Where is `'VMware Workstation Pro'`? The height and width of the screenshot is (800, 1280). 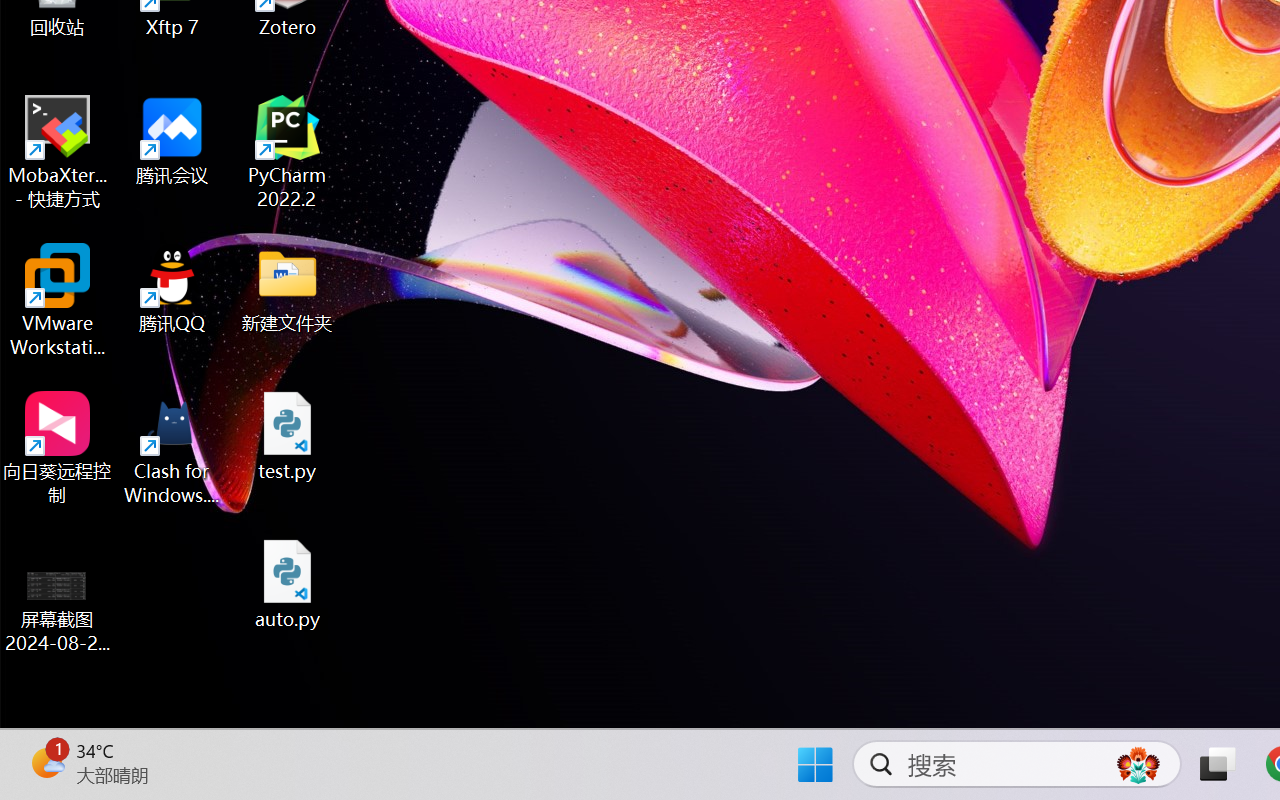 'VMware Workstation Pro' is located at coordinates (57, 300).